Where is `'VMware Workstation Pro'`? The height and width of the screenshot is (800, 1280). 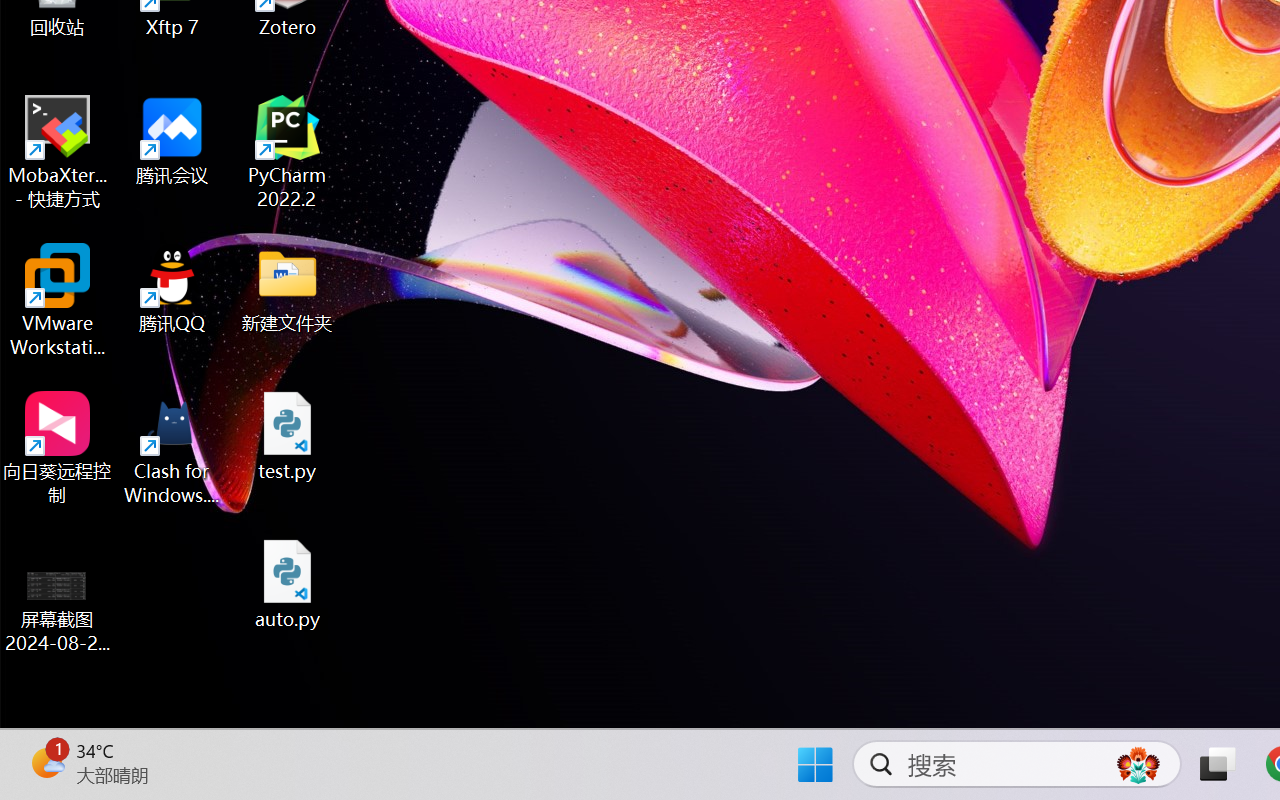 'VMware Workstation Pro' is located at coordinates (57, 300).